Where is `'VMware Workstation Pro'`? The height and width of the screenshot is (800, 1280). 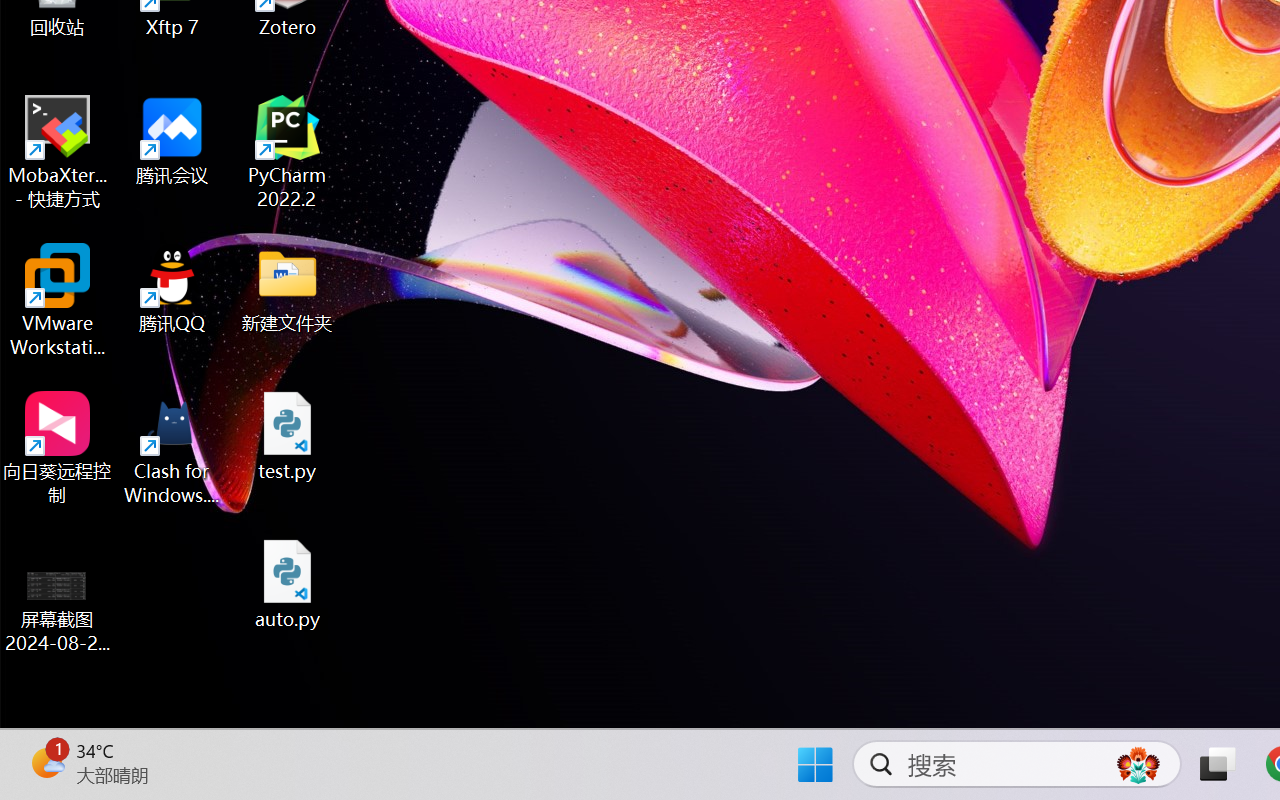 'VMware Workstation Pro' is located at coordinates (57, 300).